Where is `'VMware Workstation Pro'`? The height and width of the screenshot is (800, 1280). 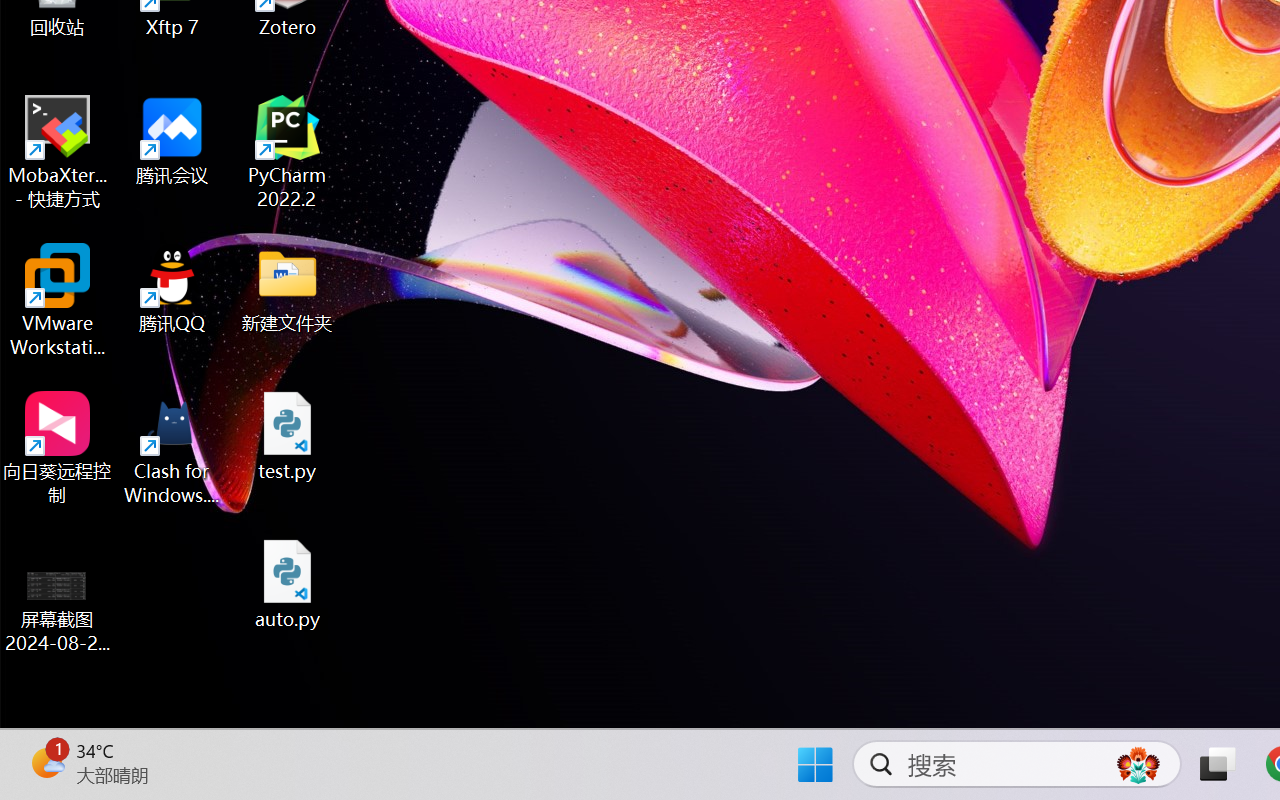 'VMware Workstation Pro' is located at coordinates (57, 300).